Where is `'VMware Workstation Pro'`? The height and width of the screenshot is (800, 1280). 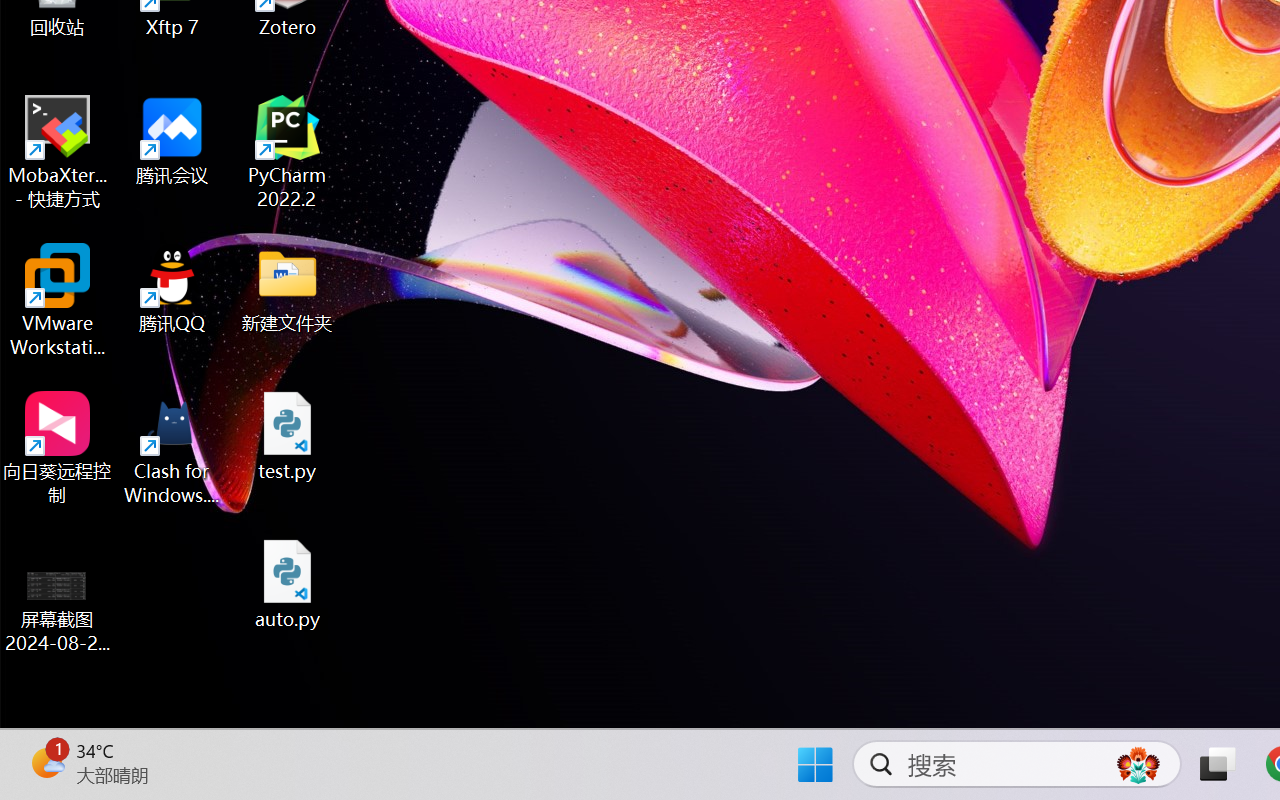 'VMware Workstation Pro' is located at coordinates (57, 300).